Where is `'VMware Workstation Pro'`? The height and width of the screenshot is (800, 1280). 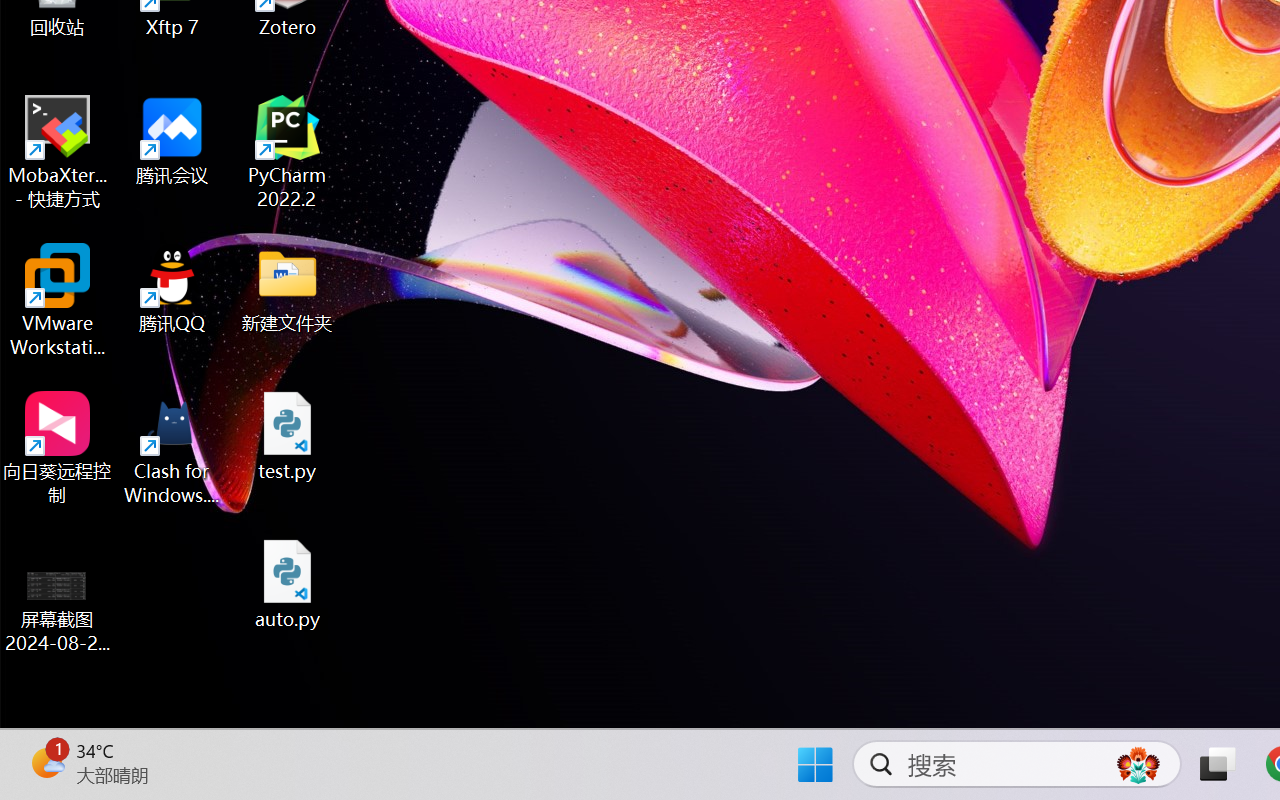 'VMware Workstation Pro' is located at coordinates (57, 300).